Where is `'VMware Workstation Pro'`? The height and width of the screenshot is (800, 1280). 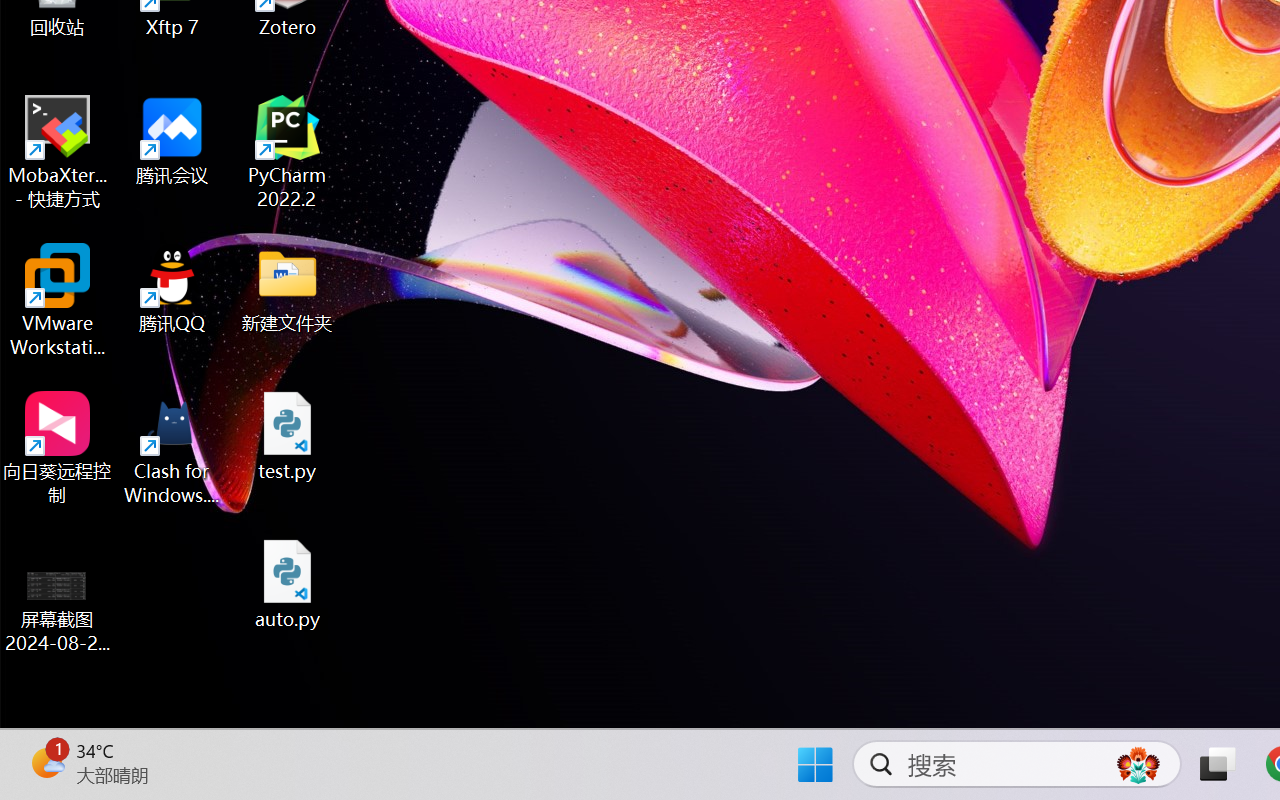 'VMware Workstation Pro' is located at coordinates (57, 300).